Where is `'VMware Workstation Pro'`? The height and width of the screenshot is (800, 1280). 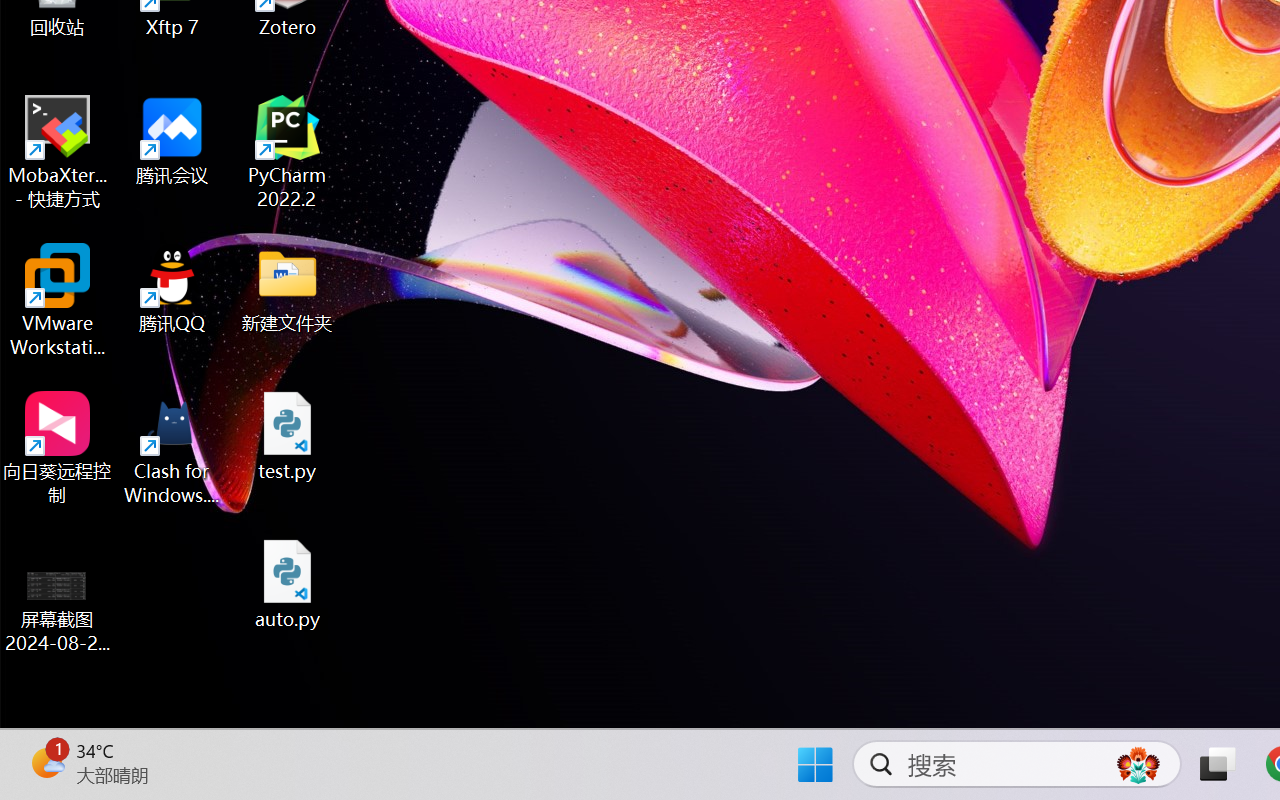 'VMware Workstation Pro' is located at coordinates (57, 300).